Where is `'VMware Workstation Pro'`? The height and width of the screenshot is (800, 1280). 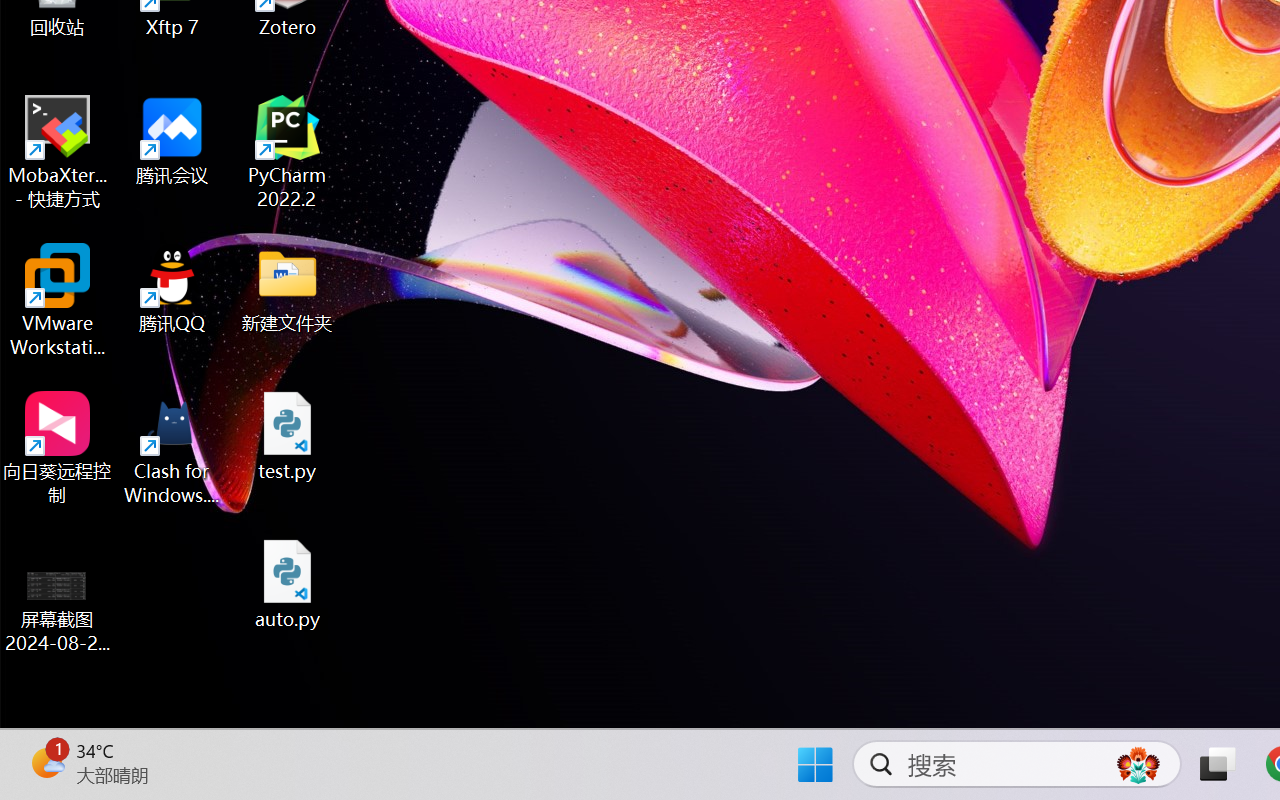 'VMware Workstation Pro' is located at coordinates (57, 300).